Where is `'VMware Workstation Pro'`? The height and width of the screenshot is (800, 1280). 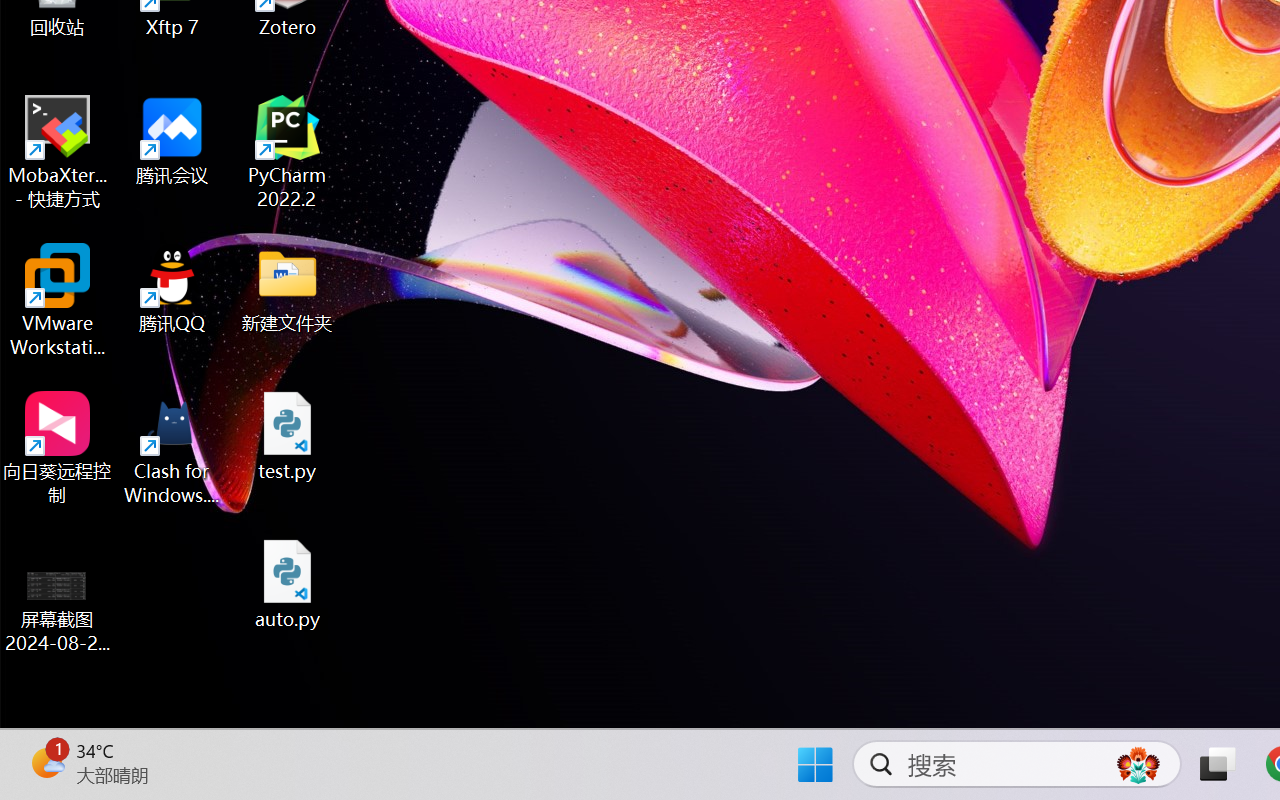 'VMware Workstation Pro' is located at coordinates (57, 300).